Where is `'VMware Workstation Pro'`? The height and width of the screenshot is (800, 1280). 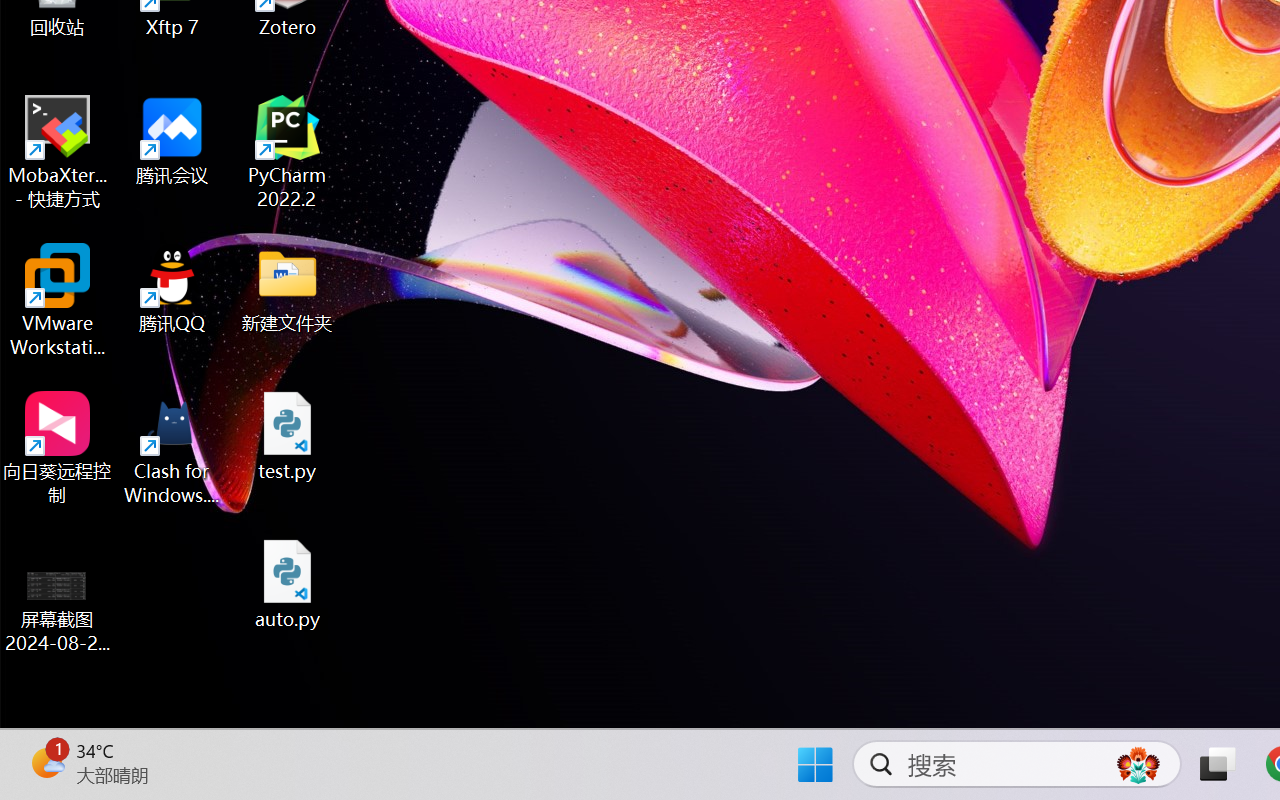 'VMware Workstation Pro' is located at coordinates (57, 300).